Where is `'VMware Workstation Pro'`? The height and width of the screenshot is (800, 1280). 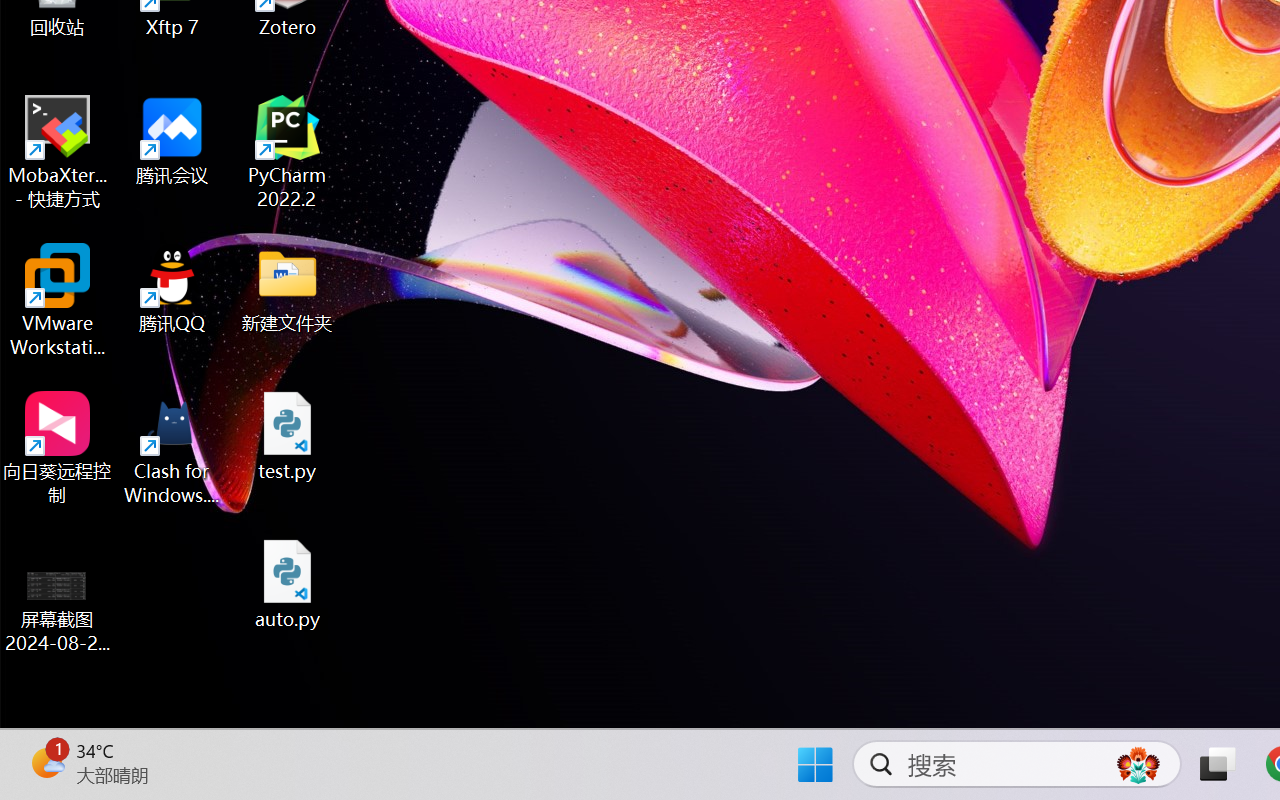 'VMware Workstation Pro' is located at coordinates (57, 300).